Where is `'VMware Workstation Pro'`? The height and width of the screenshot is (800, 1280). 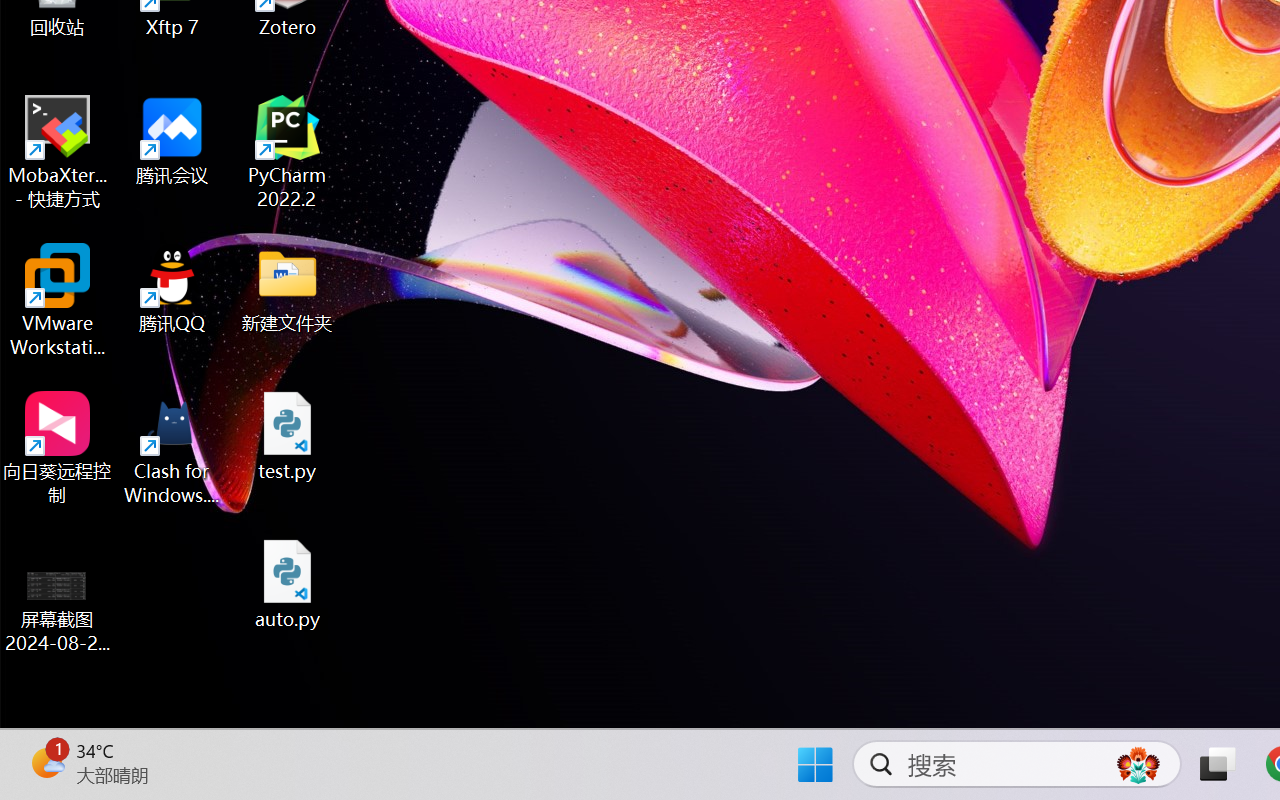 'VMware Workstation Pro' is located at coordinates (57, 300).